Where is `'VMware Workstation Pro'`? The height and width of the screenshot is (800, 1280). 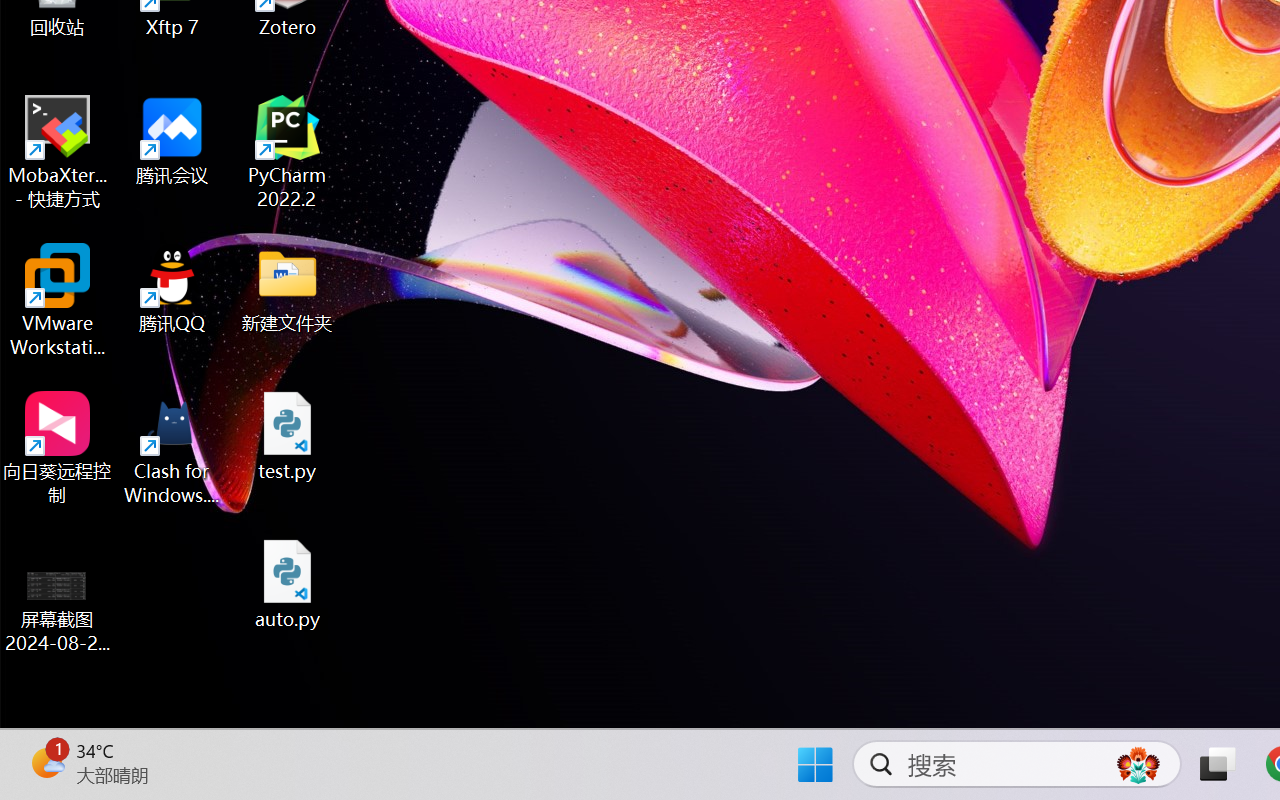 'VMware Workstation Pro' is located at coordinates (57, 300).